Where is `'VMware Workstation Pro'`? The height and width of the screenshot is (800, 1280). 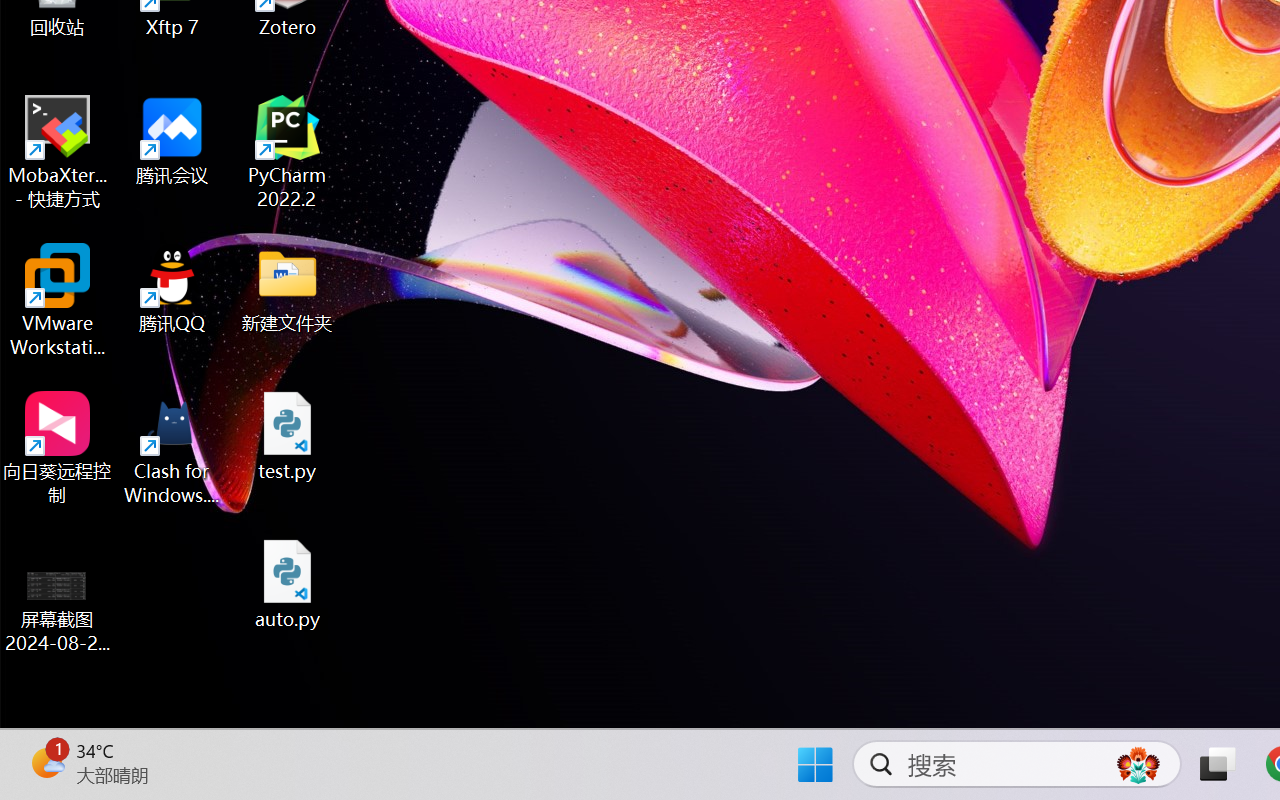 'VMware Workstation Pro' is located at coordinates (57, 300).